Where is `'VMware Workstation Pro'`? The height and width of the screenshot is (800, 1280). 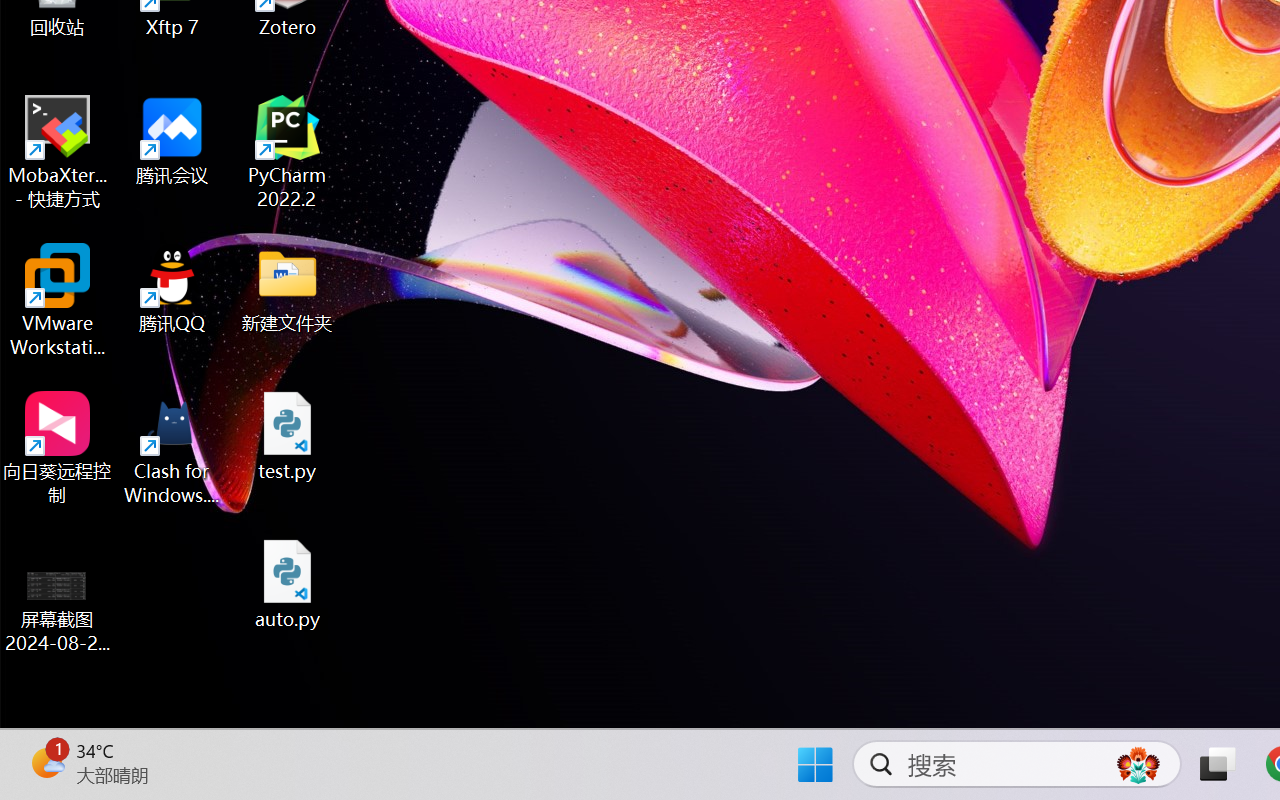 'VMware Workstation Pro' is located at coordinates (57, 300).